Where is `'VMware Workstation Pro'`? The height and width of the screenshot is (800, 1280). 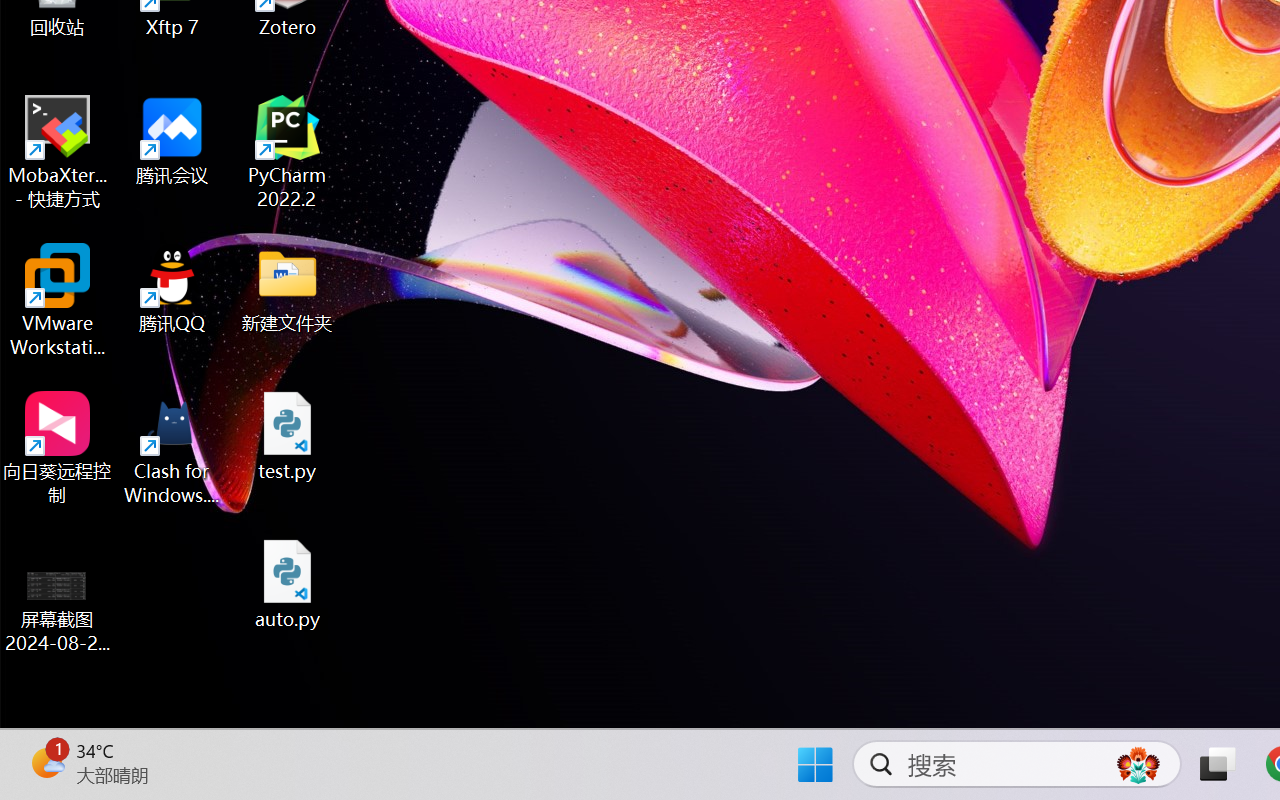 'VMware Workstation Pro' is located at coordinates (57, 300).